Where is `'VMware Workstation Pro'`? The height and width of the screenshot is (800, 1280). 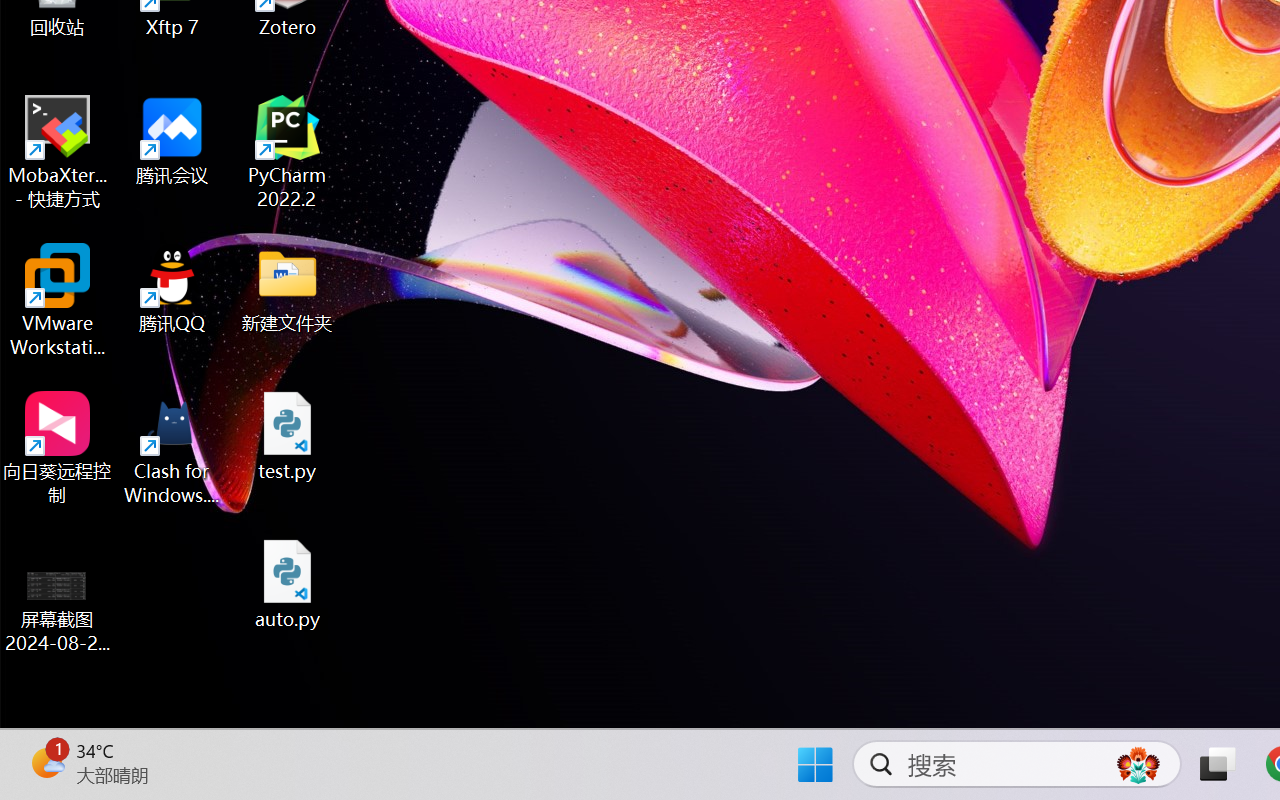 'VMware Workstation Pro' is located at coordinates (57, 300).